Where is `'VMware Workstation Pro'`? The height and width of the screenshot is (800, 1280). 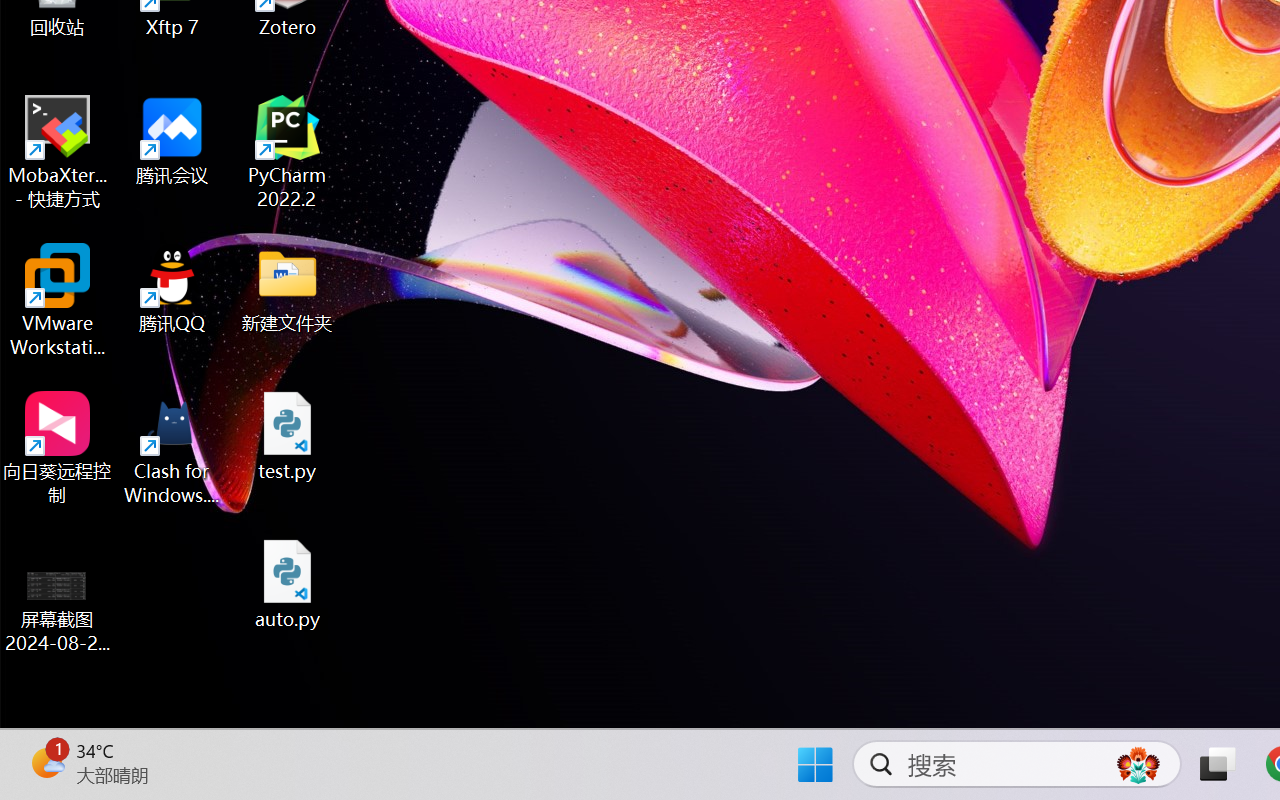 'VMware Workstation Pro' is located at coordinates (57, 300).